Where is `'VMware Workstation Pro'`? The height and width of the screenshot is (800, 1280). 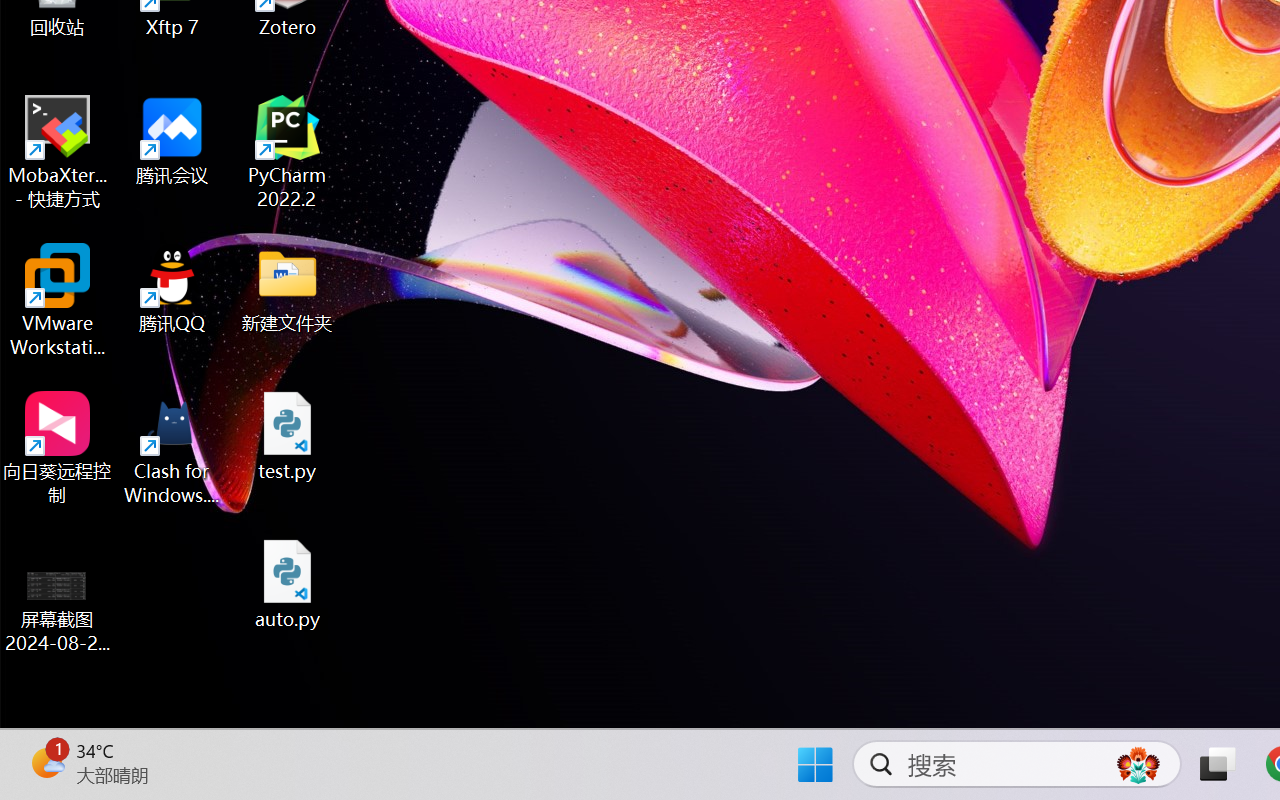 'VMware Workstation Pro' is located at coordinates (57, 300).